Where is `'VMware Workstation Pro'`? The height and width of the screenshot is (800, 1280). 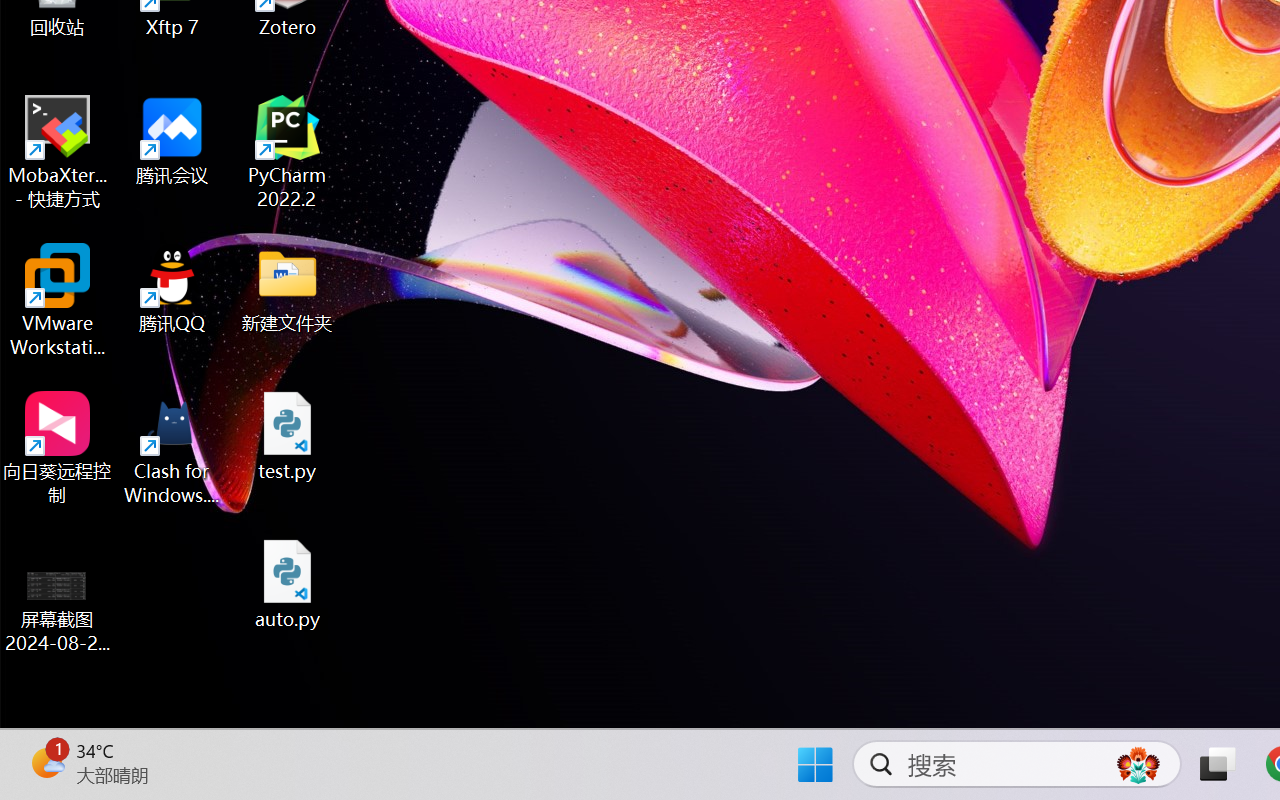 'VMware Workstation Pro' is located at coordinates (57, 300).